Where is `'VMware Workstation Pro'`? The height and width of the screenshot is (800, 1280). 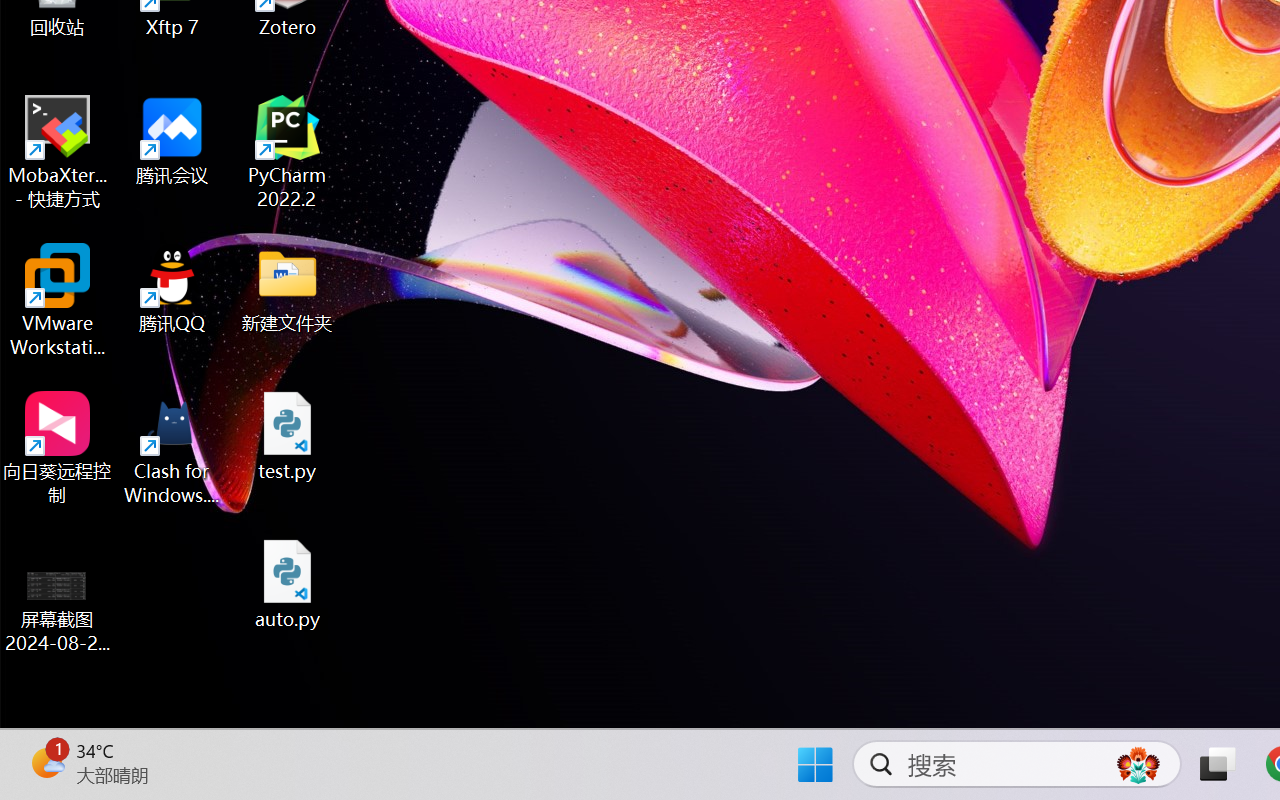 'VMware Workstation Pro' is located at coordinates (57, 300).